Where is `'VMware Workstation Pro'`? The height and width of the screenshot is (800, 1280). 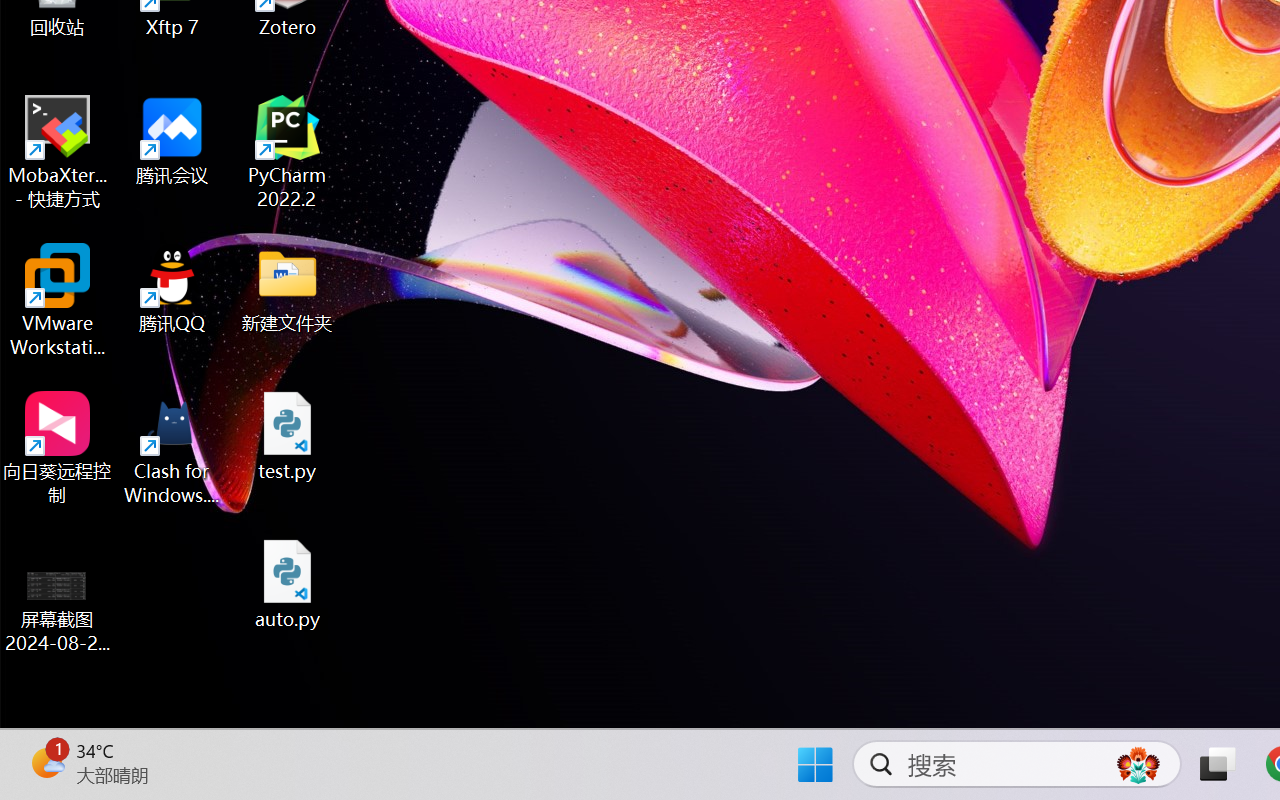 'VMware Workstation Pro' is located at coordinates (57, 300).